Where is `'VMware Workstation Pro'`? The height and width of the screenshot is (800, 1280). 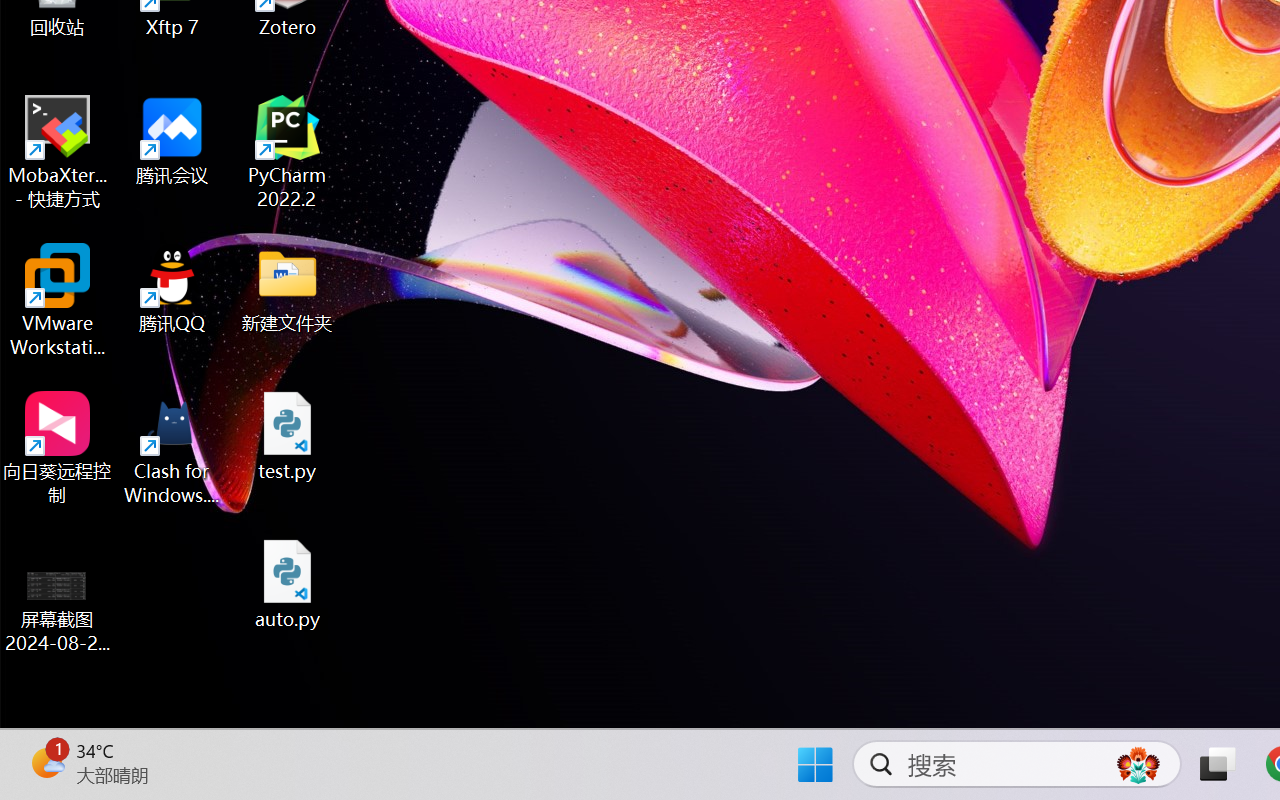 'VMware Workstation Pro' is located at coordinates (57, 300).